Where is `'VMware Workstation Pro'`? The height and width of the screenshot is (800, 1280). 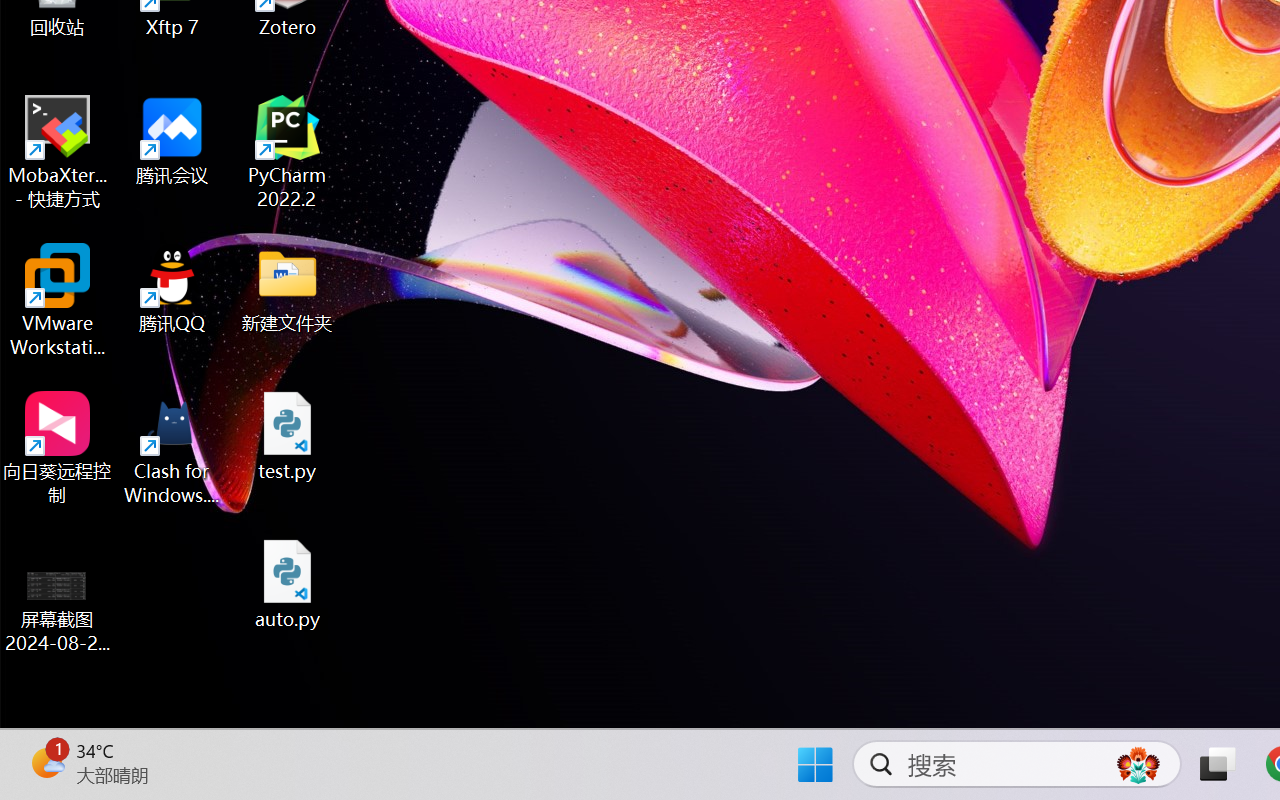 'VMware Workstation Pro' is located at coordinates (57, 300).